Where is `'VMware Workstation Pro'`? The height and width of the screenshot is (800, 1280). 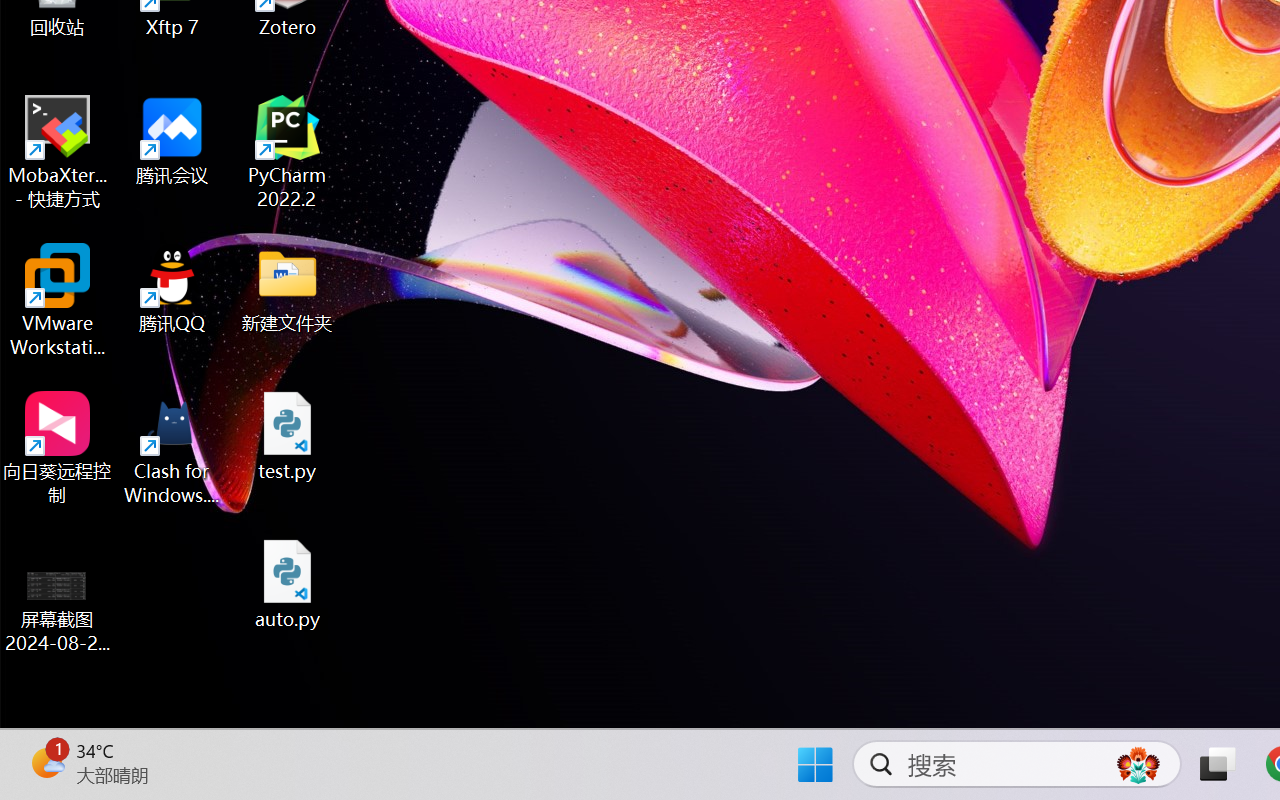 'VMware Workstation Pro' is located at coordinates (57, 300).